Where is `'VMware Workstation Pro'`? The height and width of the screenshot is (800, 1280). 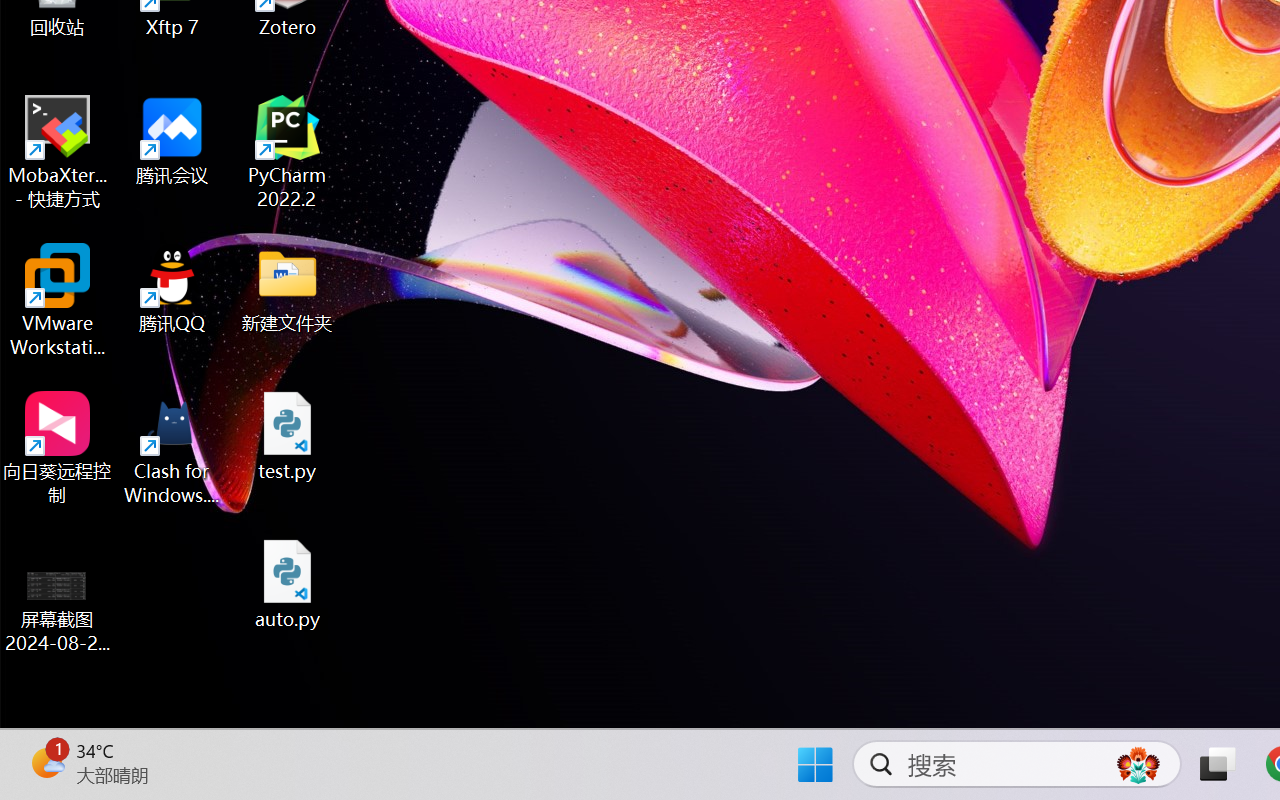 'VMware Workstation Pro' is located at coordinates (57, 300).